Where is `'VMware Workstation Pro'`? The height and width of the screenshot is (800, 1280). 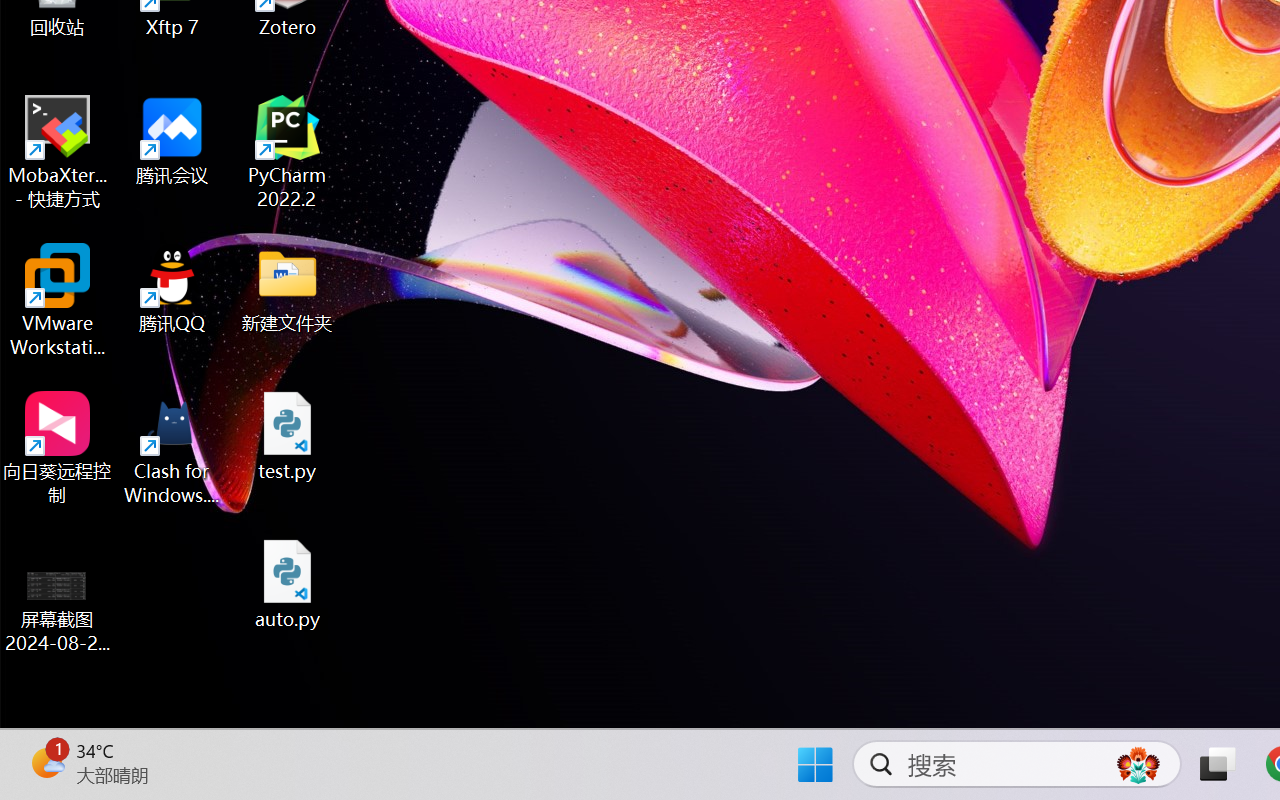 'VMware Workstation Pro' is located at coordinates (57, 300).